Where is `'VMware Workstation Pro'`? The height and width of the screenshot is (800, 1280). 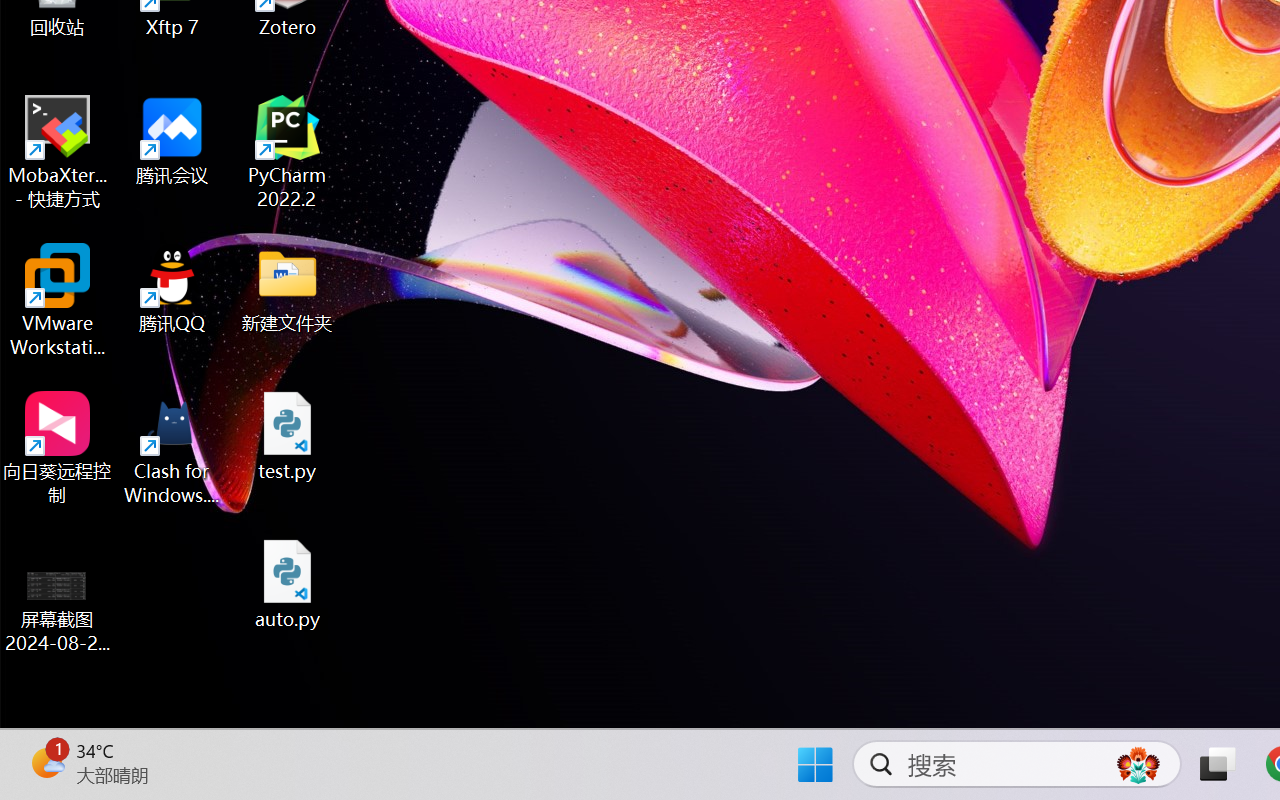 'VMware Workstation Pro' is located at coordinates (57, 300).